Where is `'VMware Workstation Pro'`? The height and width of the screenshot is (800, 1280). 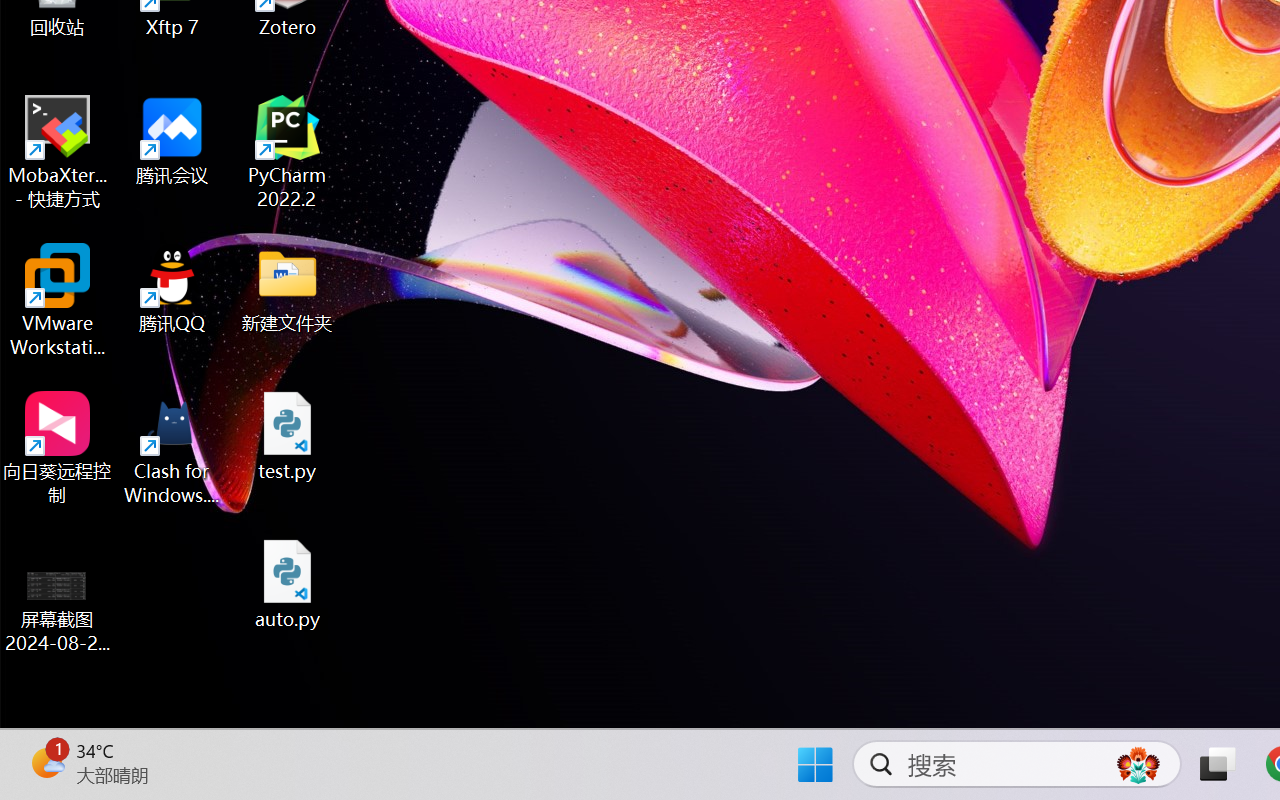 'VMware Workstation Pro' is located at coordinates (57, 300).